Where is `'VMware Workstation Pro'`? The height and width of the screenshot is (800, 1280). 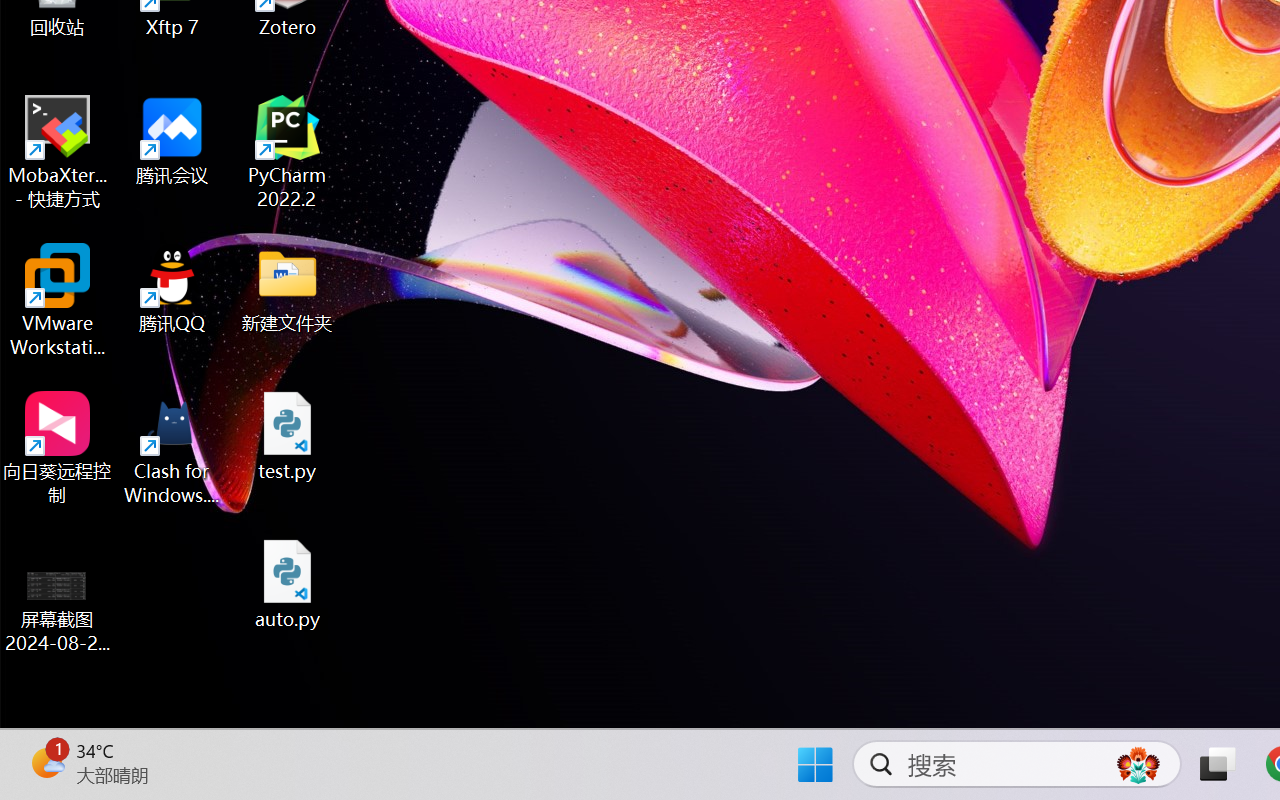 'VMware Workstation Pro' is located at coordinates (57, 300).